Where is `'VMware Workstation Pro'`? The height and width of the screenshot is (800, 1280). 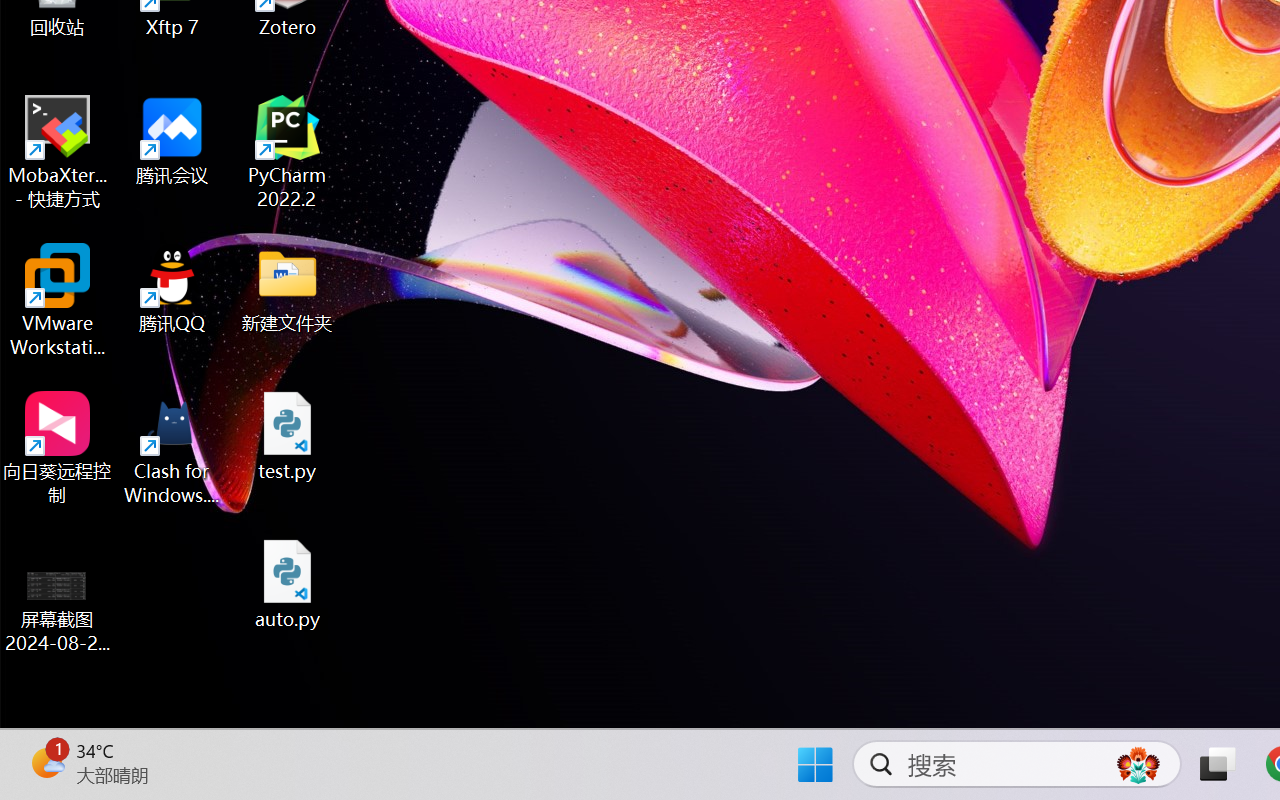 'VMware Workstation Pro' is located at coordinates (57, 300).